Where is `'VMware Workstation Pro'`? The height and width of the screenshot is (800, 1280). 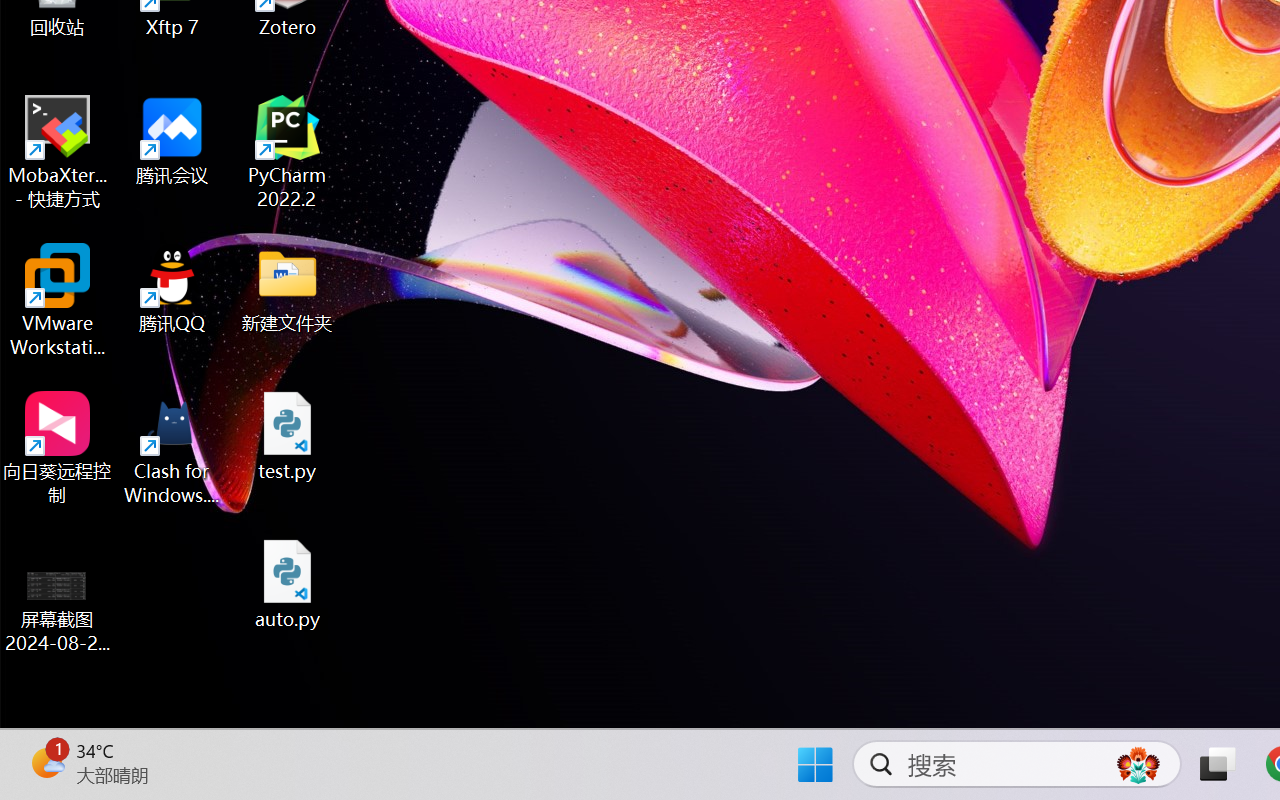 'VMware Workstation Pro' is located at coordinates (57, 300).